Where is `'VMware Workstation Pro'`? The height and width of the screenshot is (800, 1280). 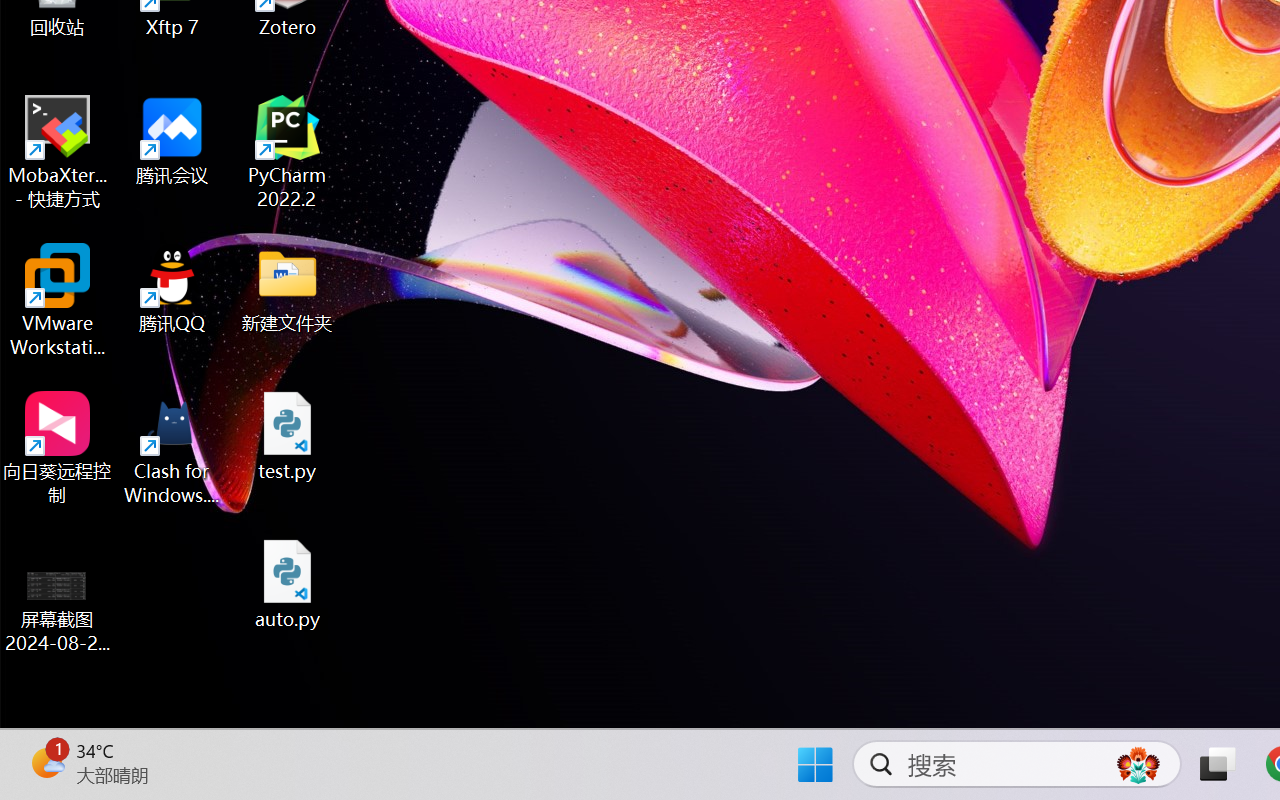 'VMware Workstation Pro' is located at coordinates (57, 300).